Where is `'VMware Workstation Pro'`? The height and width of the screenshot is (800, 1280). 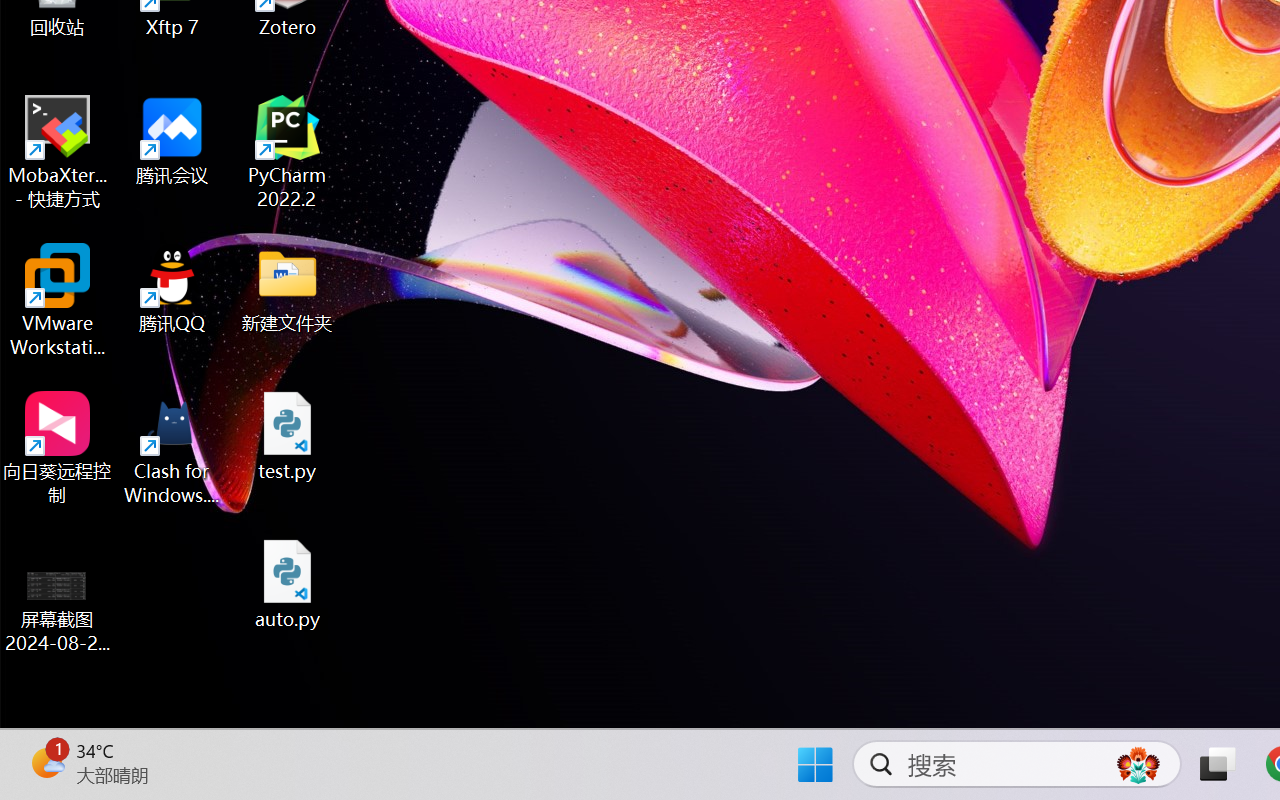 'VMware Workstation Pro' is located at coordinates (57, 300).